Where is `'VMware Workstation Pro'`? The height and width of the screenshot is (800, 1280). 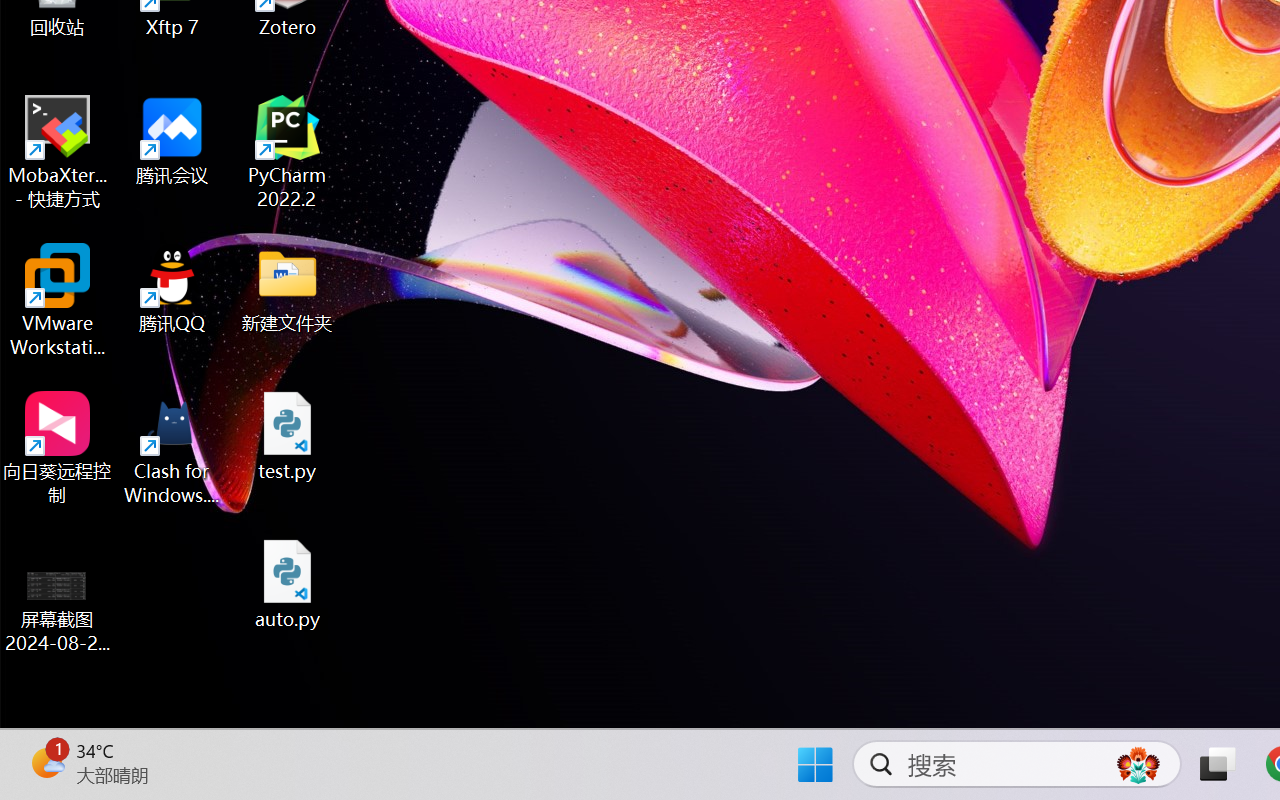 'VMware Workstation Pro' is located at coordinates (57, 300).